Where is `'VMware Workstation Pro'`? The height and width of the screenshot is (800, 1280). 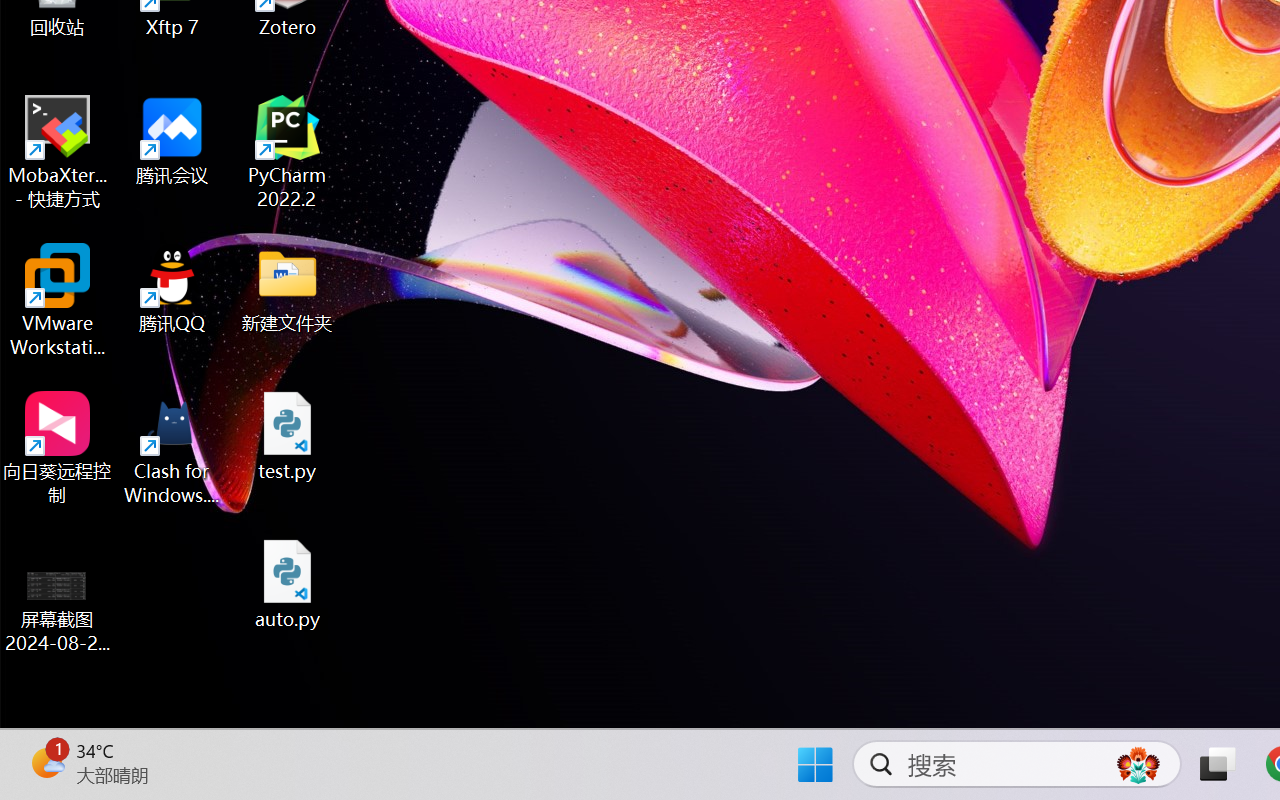 'VMware Workstation Pro' is located at coordinates (57, 300).